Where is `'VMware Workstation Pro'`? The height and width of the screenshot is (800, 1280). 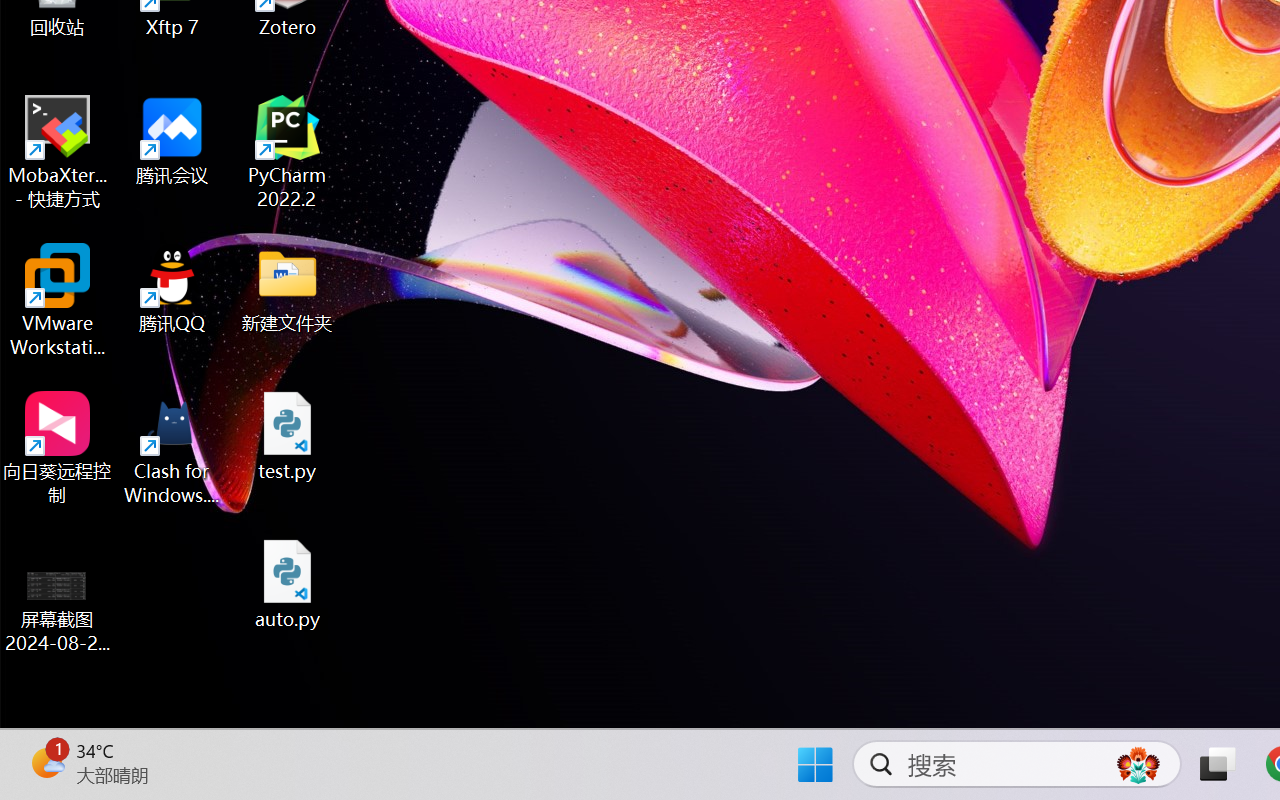 'VMware Workstation Pro' is located at coordinates (57, 300).